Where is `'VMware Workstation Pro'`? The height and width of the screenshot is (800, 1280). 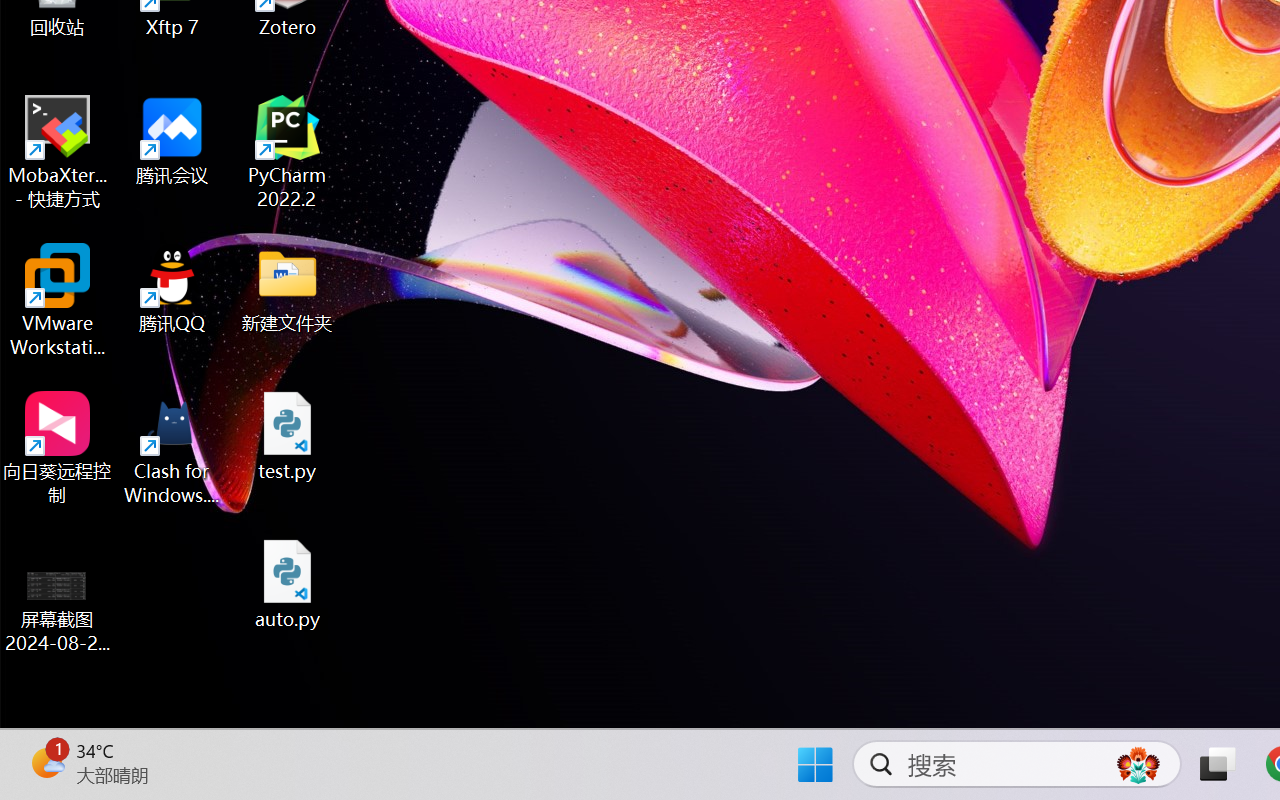 'VMware Workstation Pro' is located at coordinates (57, 300).